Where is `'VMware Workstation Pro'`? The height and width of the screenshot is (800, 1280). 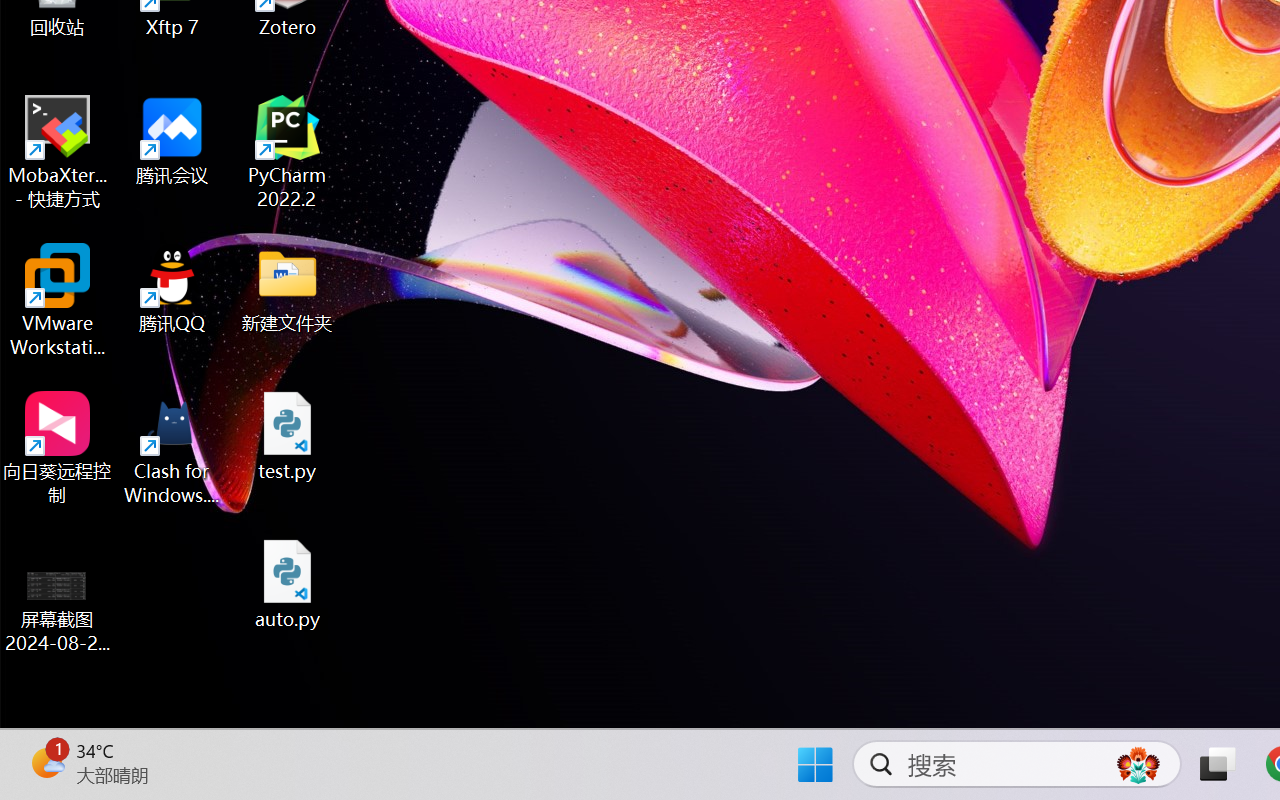 'VMware Workstation Pro' is located at coordinates (57, 300).